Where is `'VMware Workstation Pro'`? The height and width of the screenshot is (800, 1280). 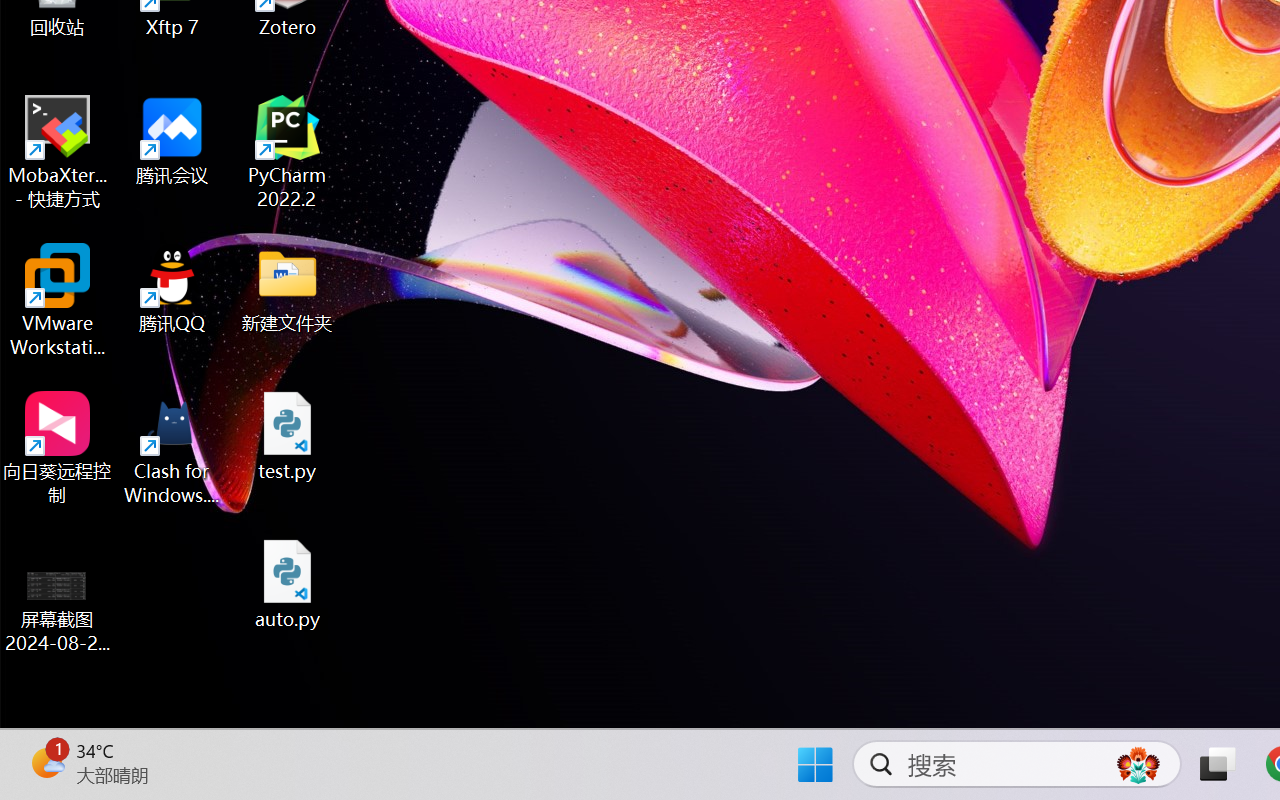 'VMware Workstation Pro' is located at coordinates (57, 300).